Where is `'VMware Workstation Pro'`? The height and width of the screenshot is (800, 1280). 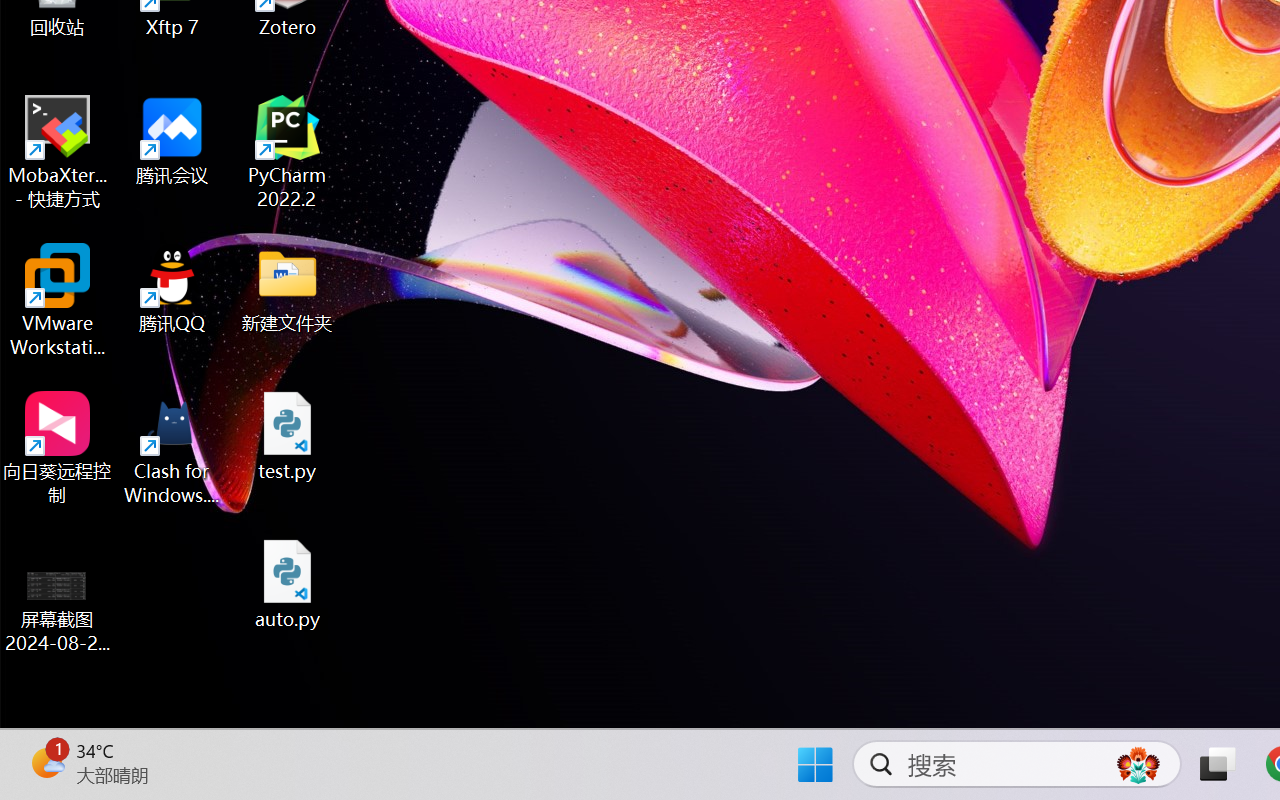 'VMware Workstation Pro' is located at coordinates (57, 300).